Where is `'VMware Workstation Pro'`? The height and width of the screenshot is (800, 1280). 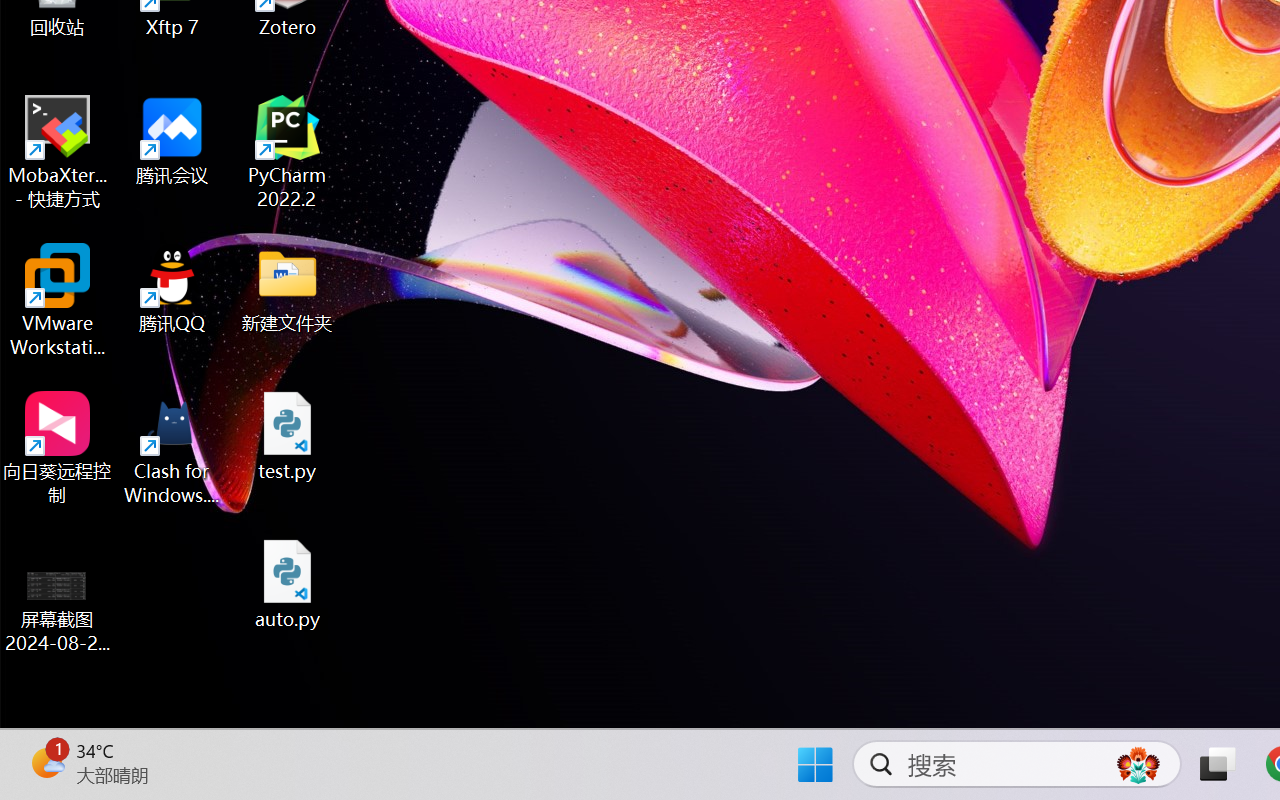 'VMware Workstation Pro' is located at coordinates (57, 300).